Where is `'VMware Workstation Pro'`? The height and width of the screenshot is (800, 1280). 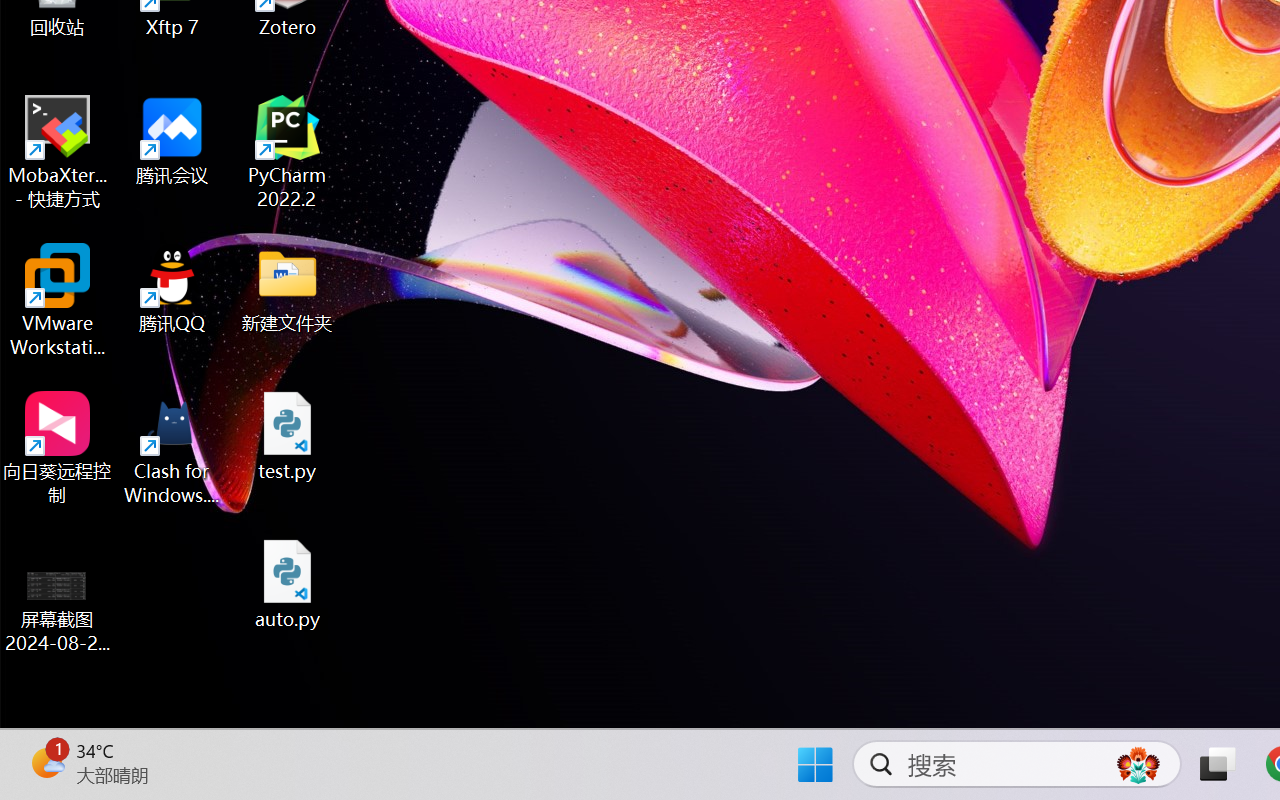 'VMware Workstation Pro' is located at coordinates (57, 300).